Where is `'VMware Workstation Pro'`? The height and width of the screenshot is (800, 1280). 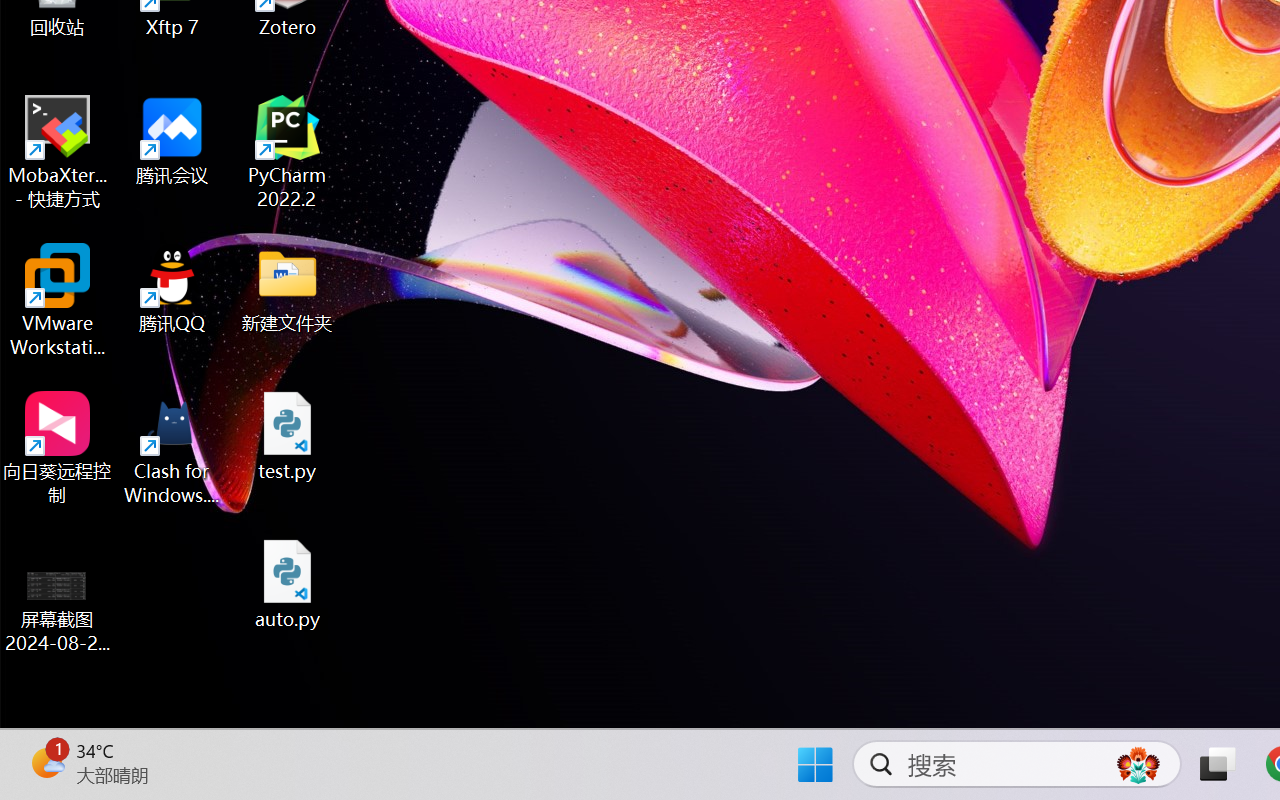 'VMware Workstation Pro' is located at coordinates (57, 300).